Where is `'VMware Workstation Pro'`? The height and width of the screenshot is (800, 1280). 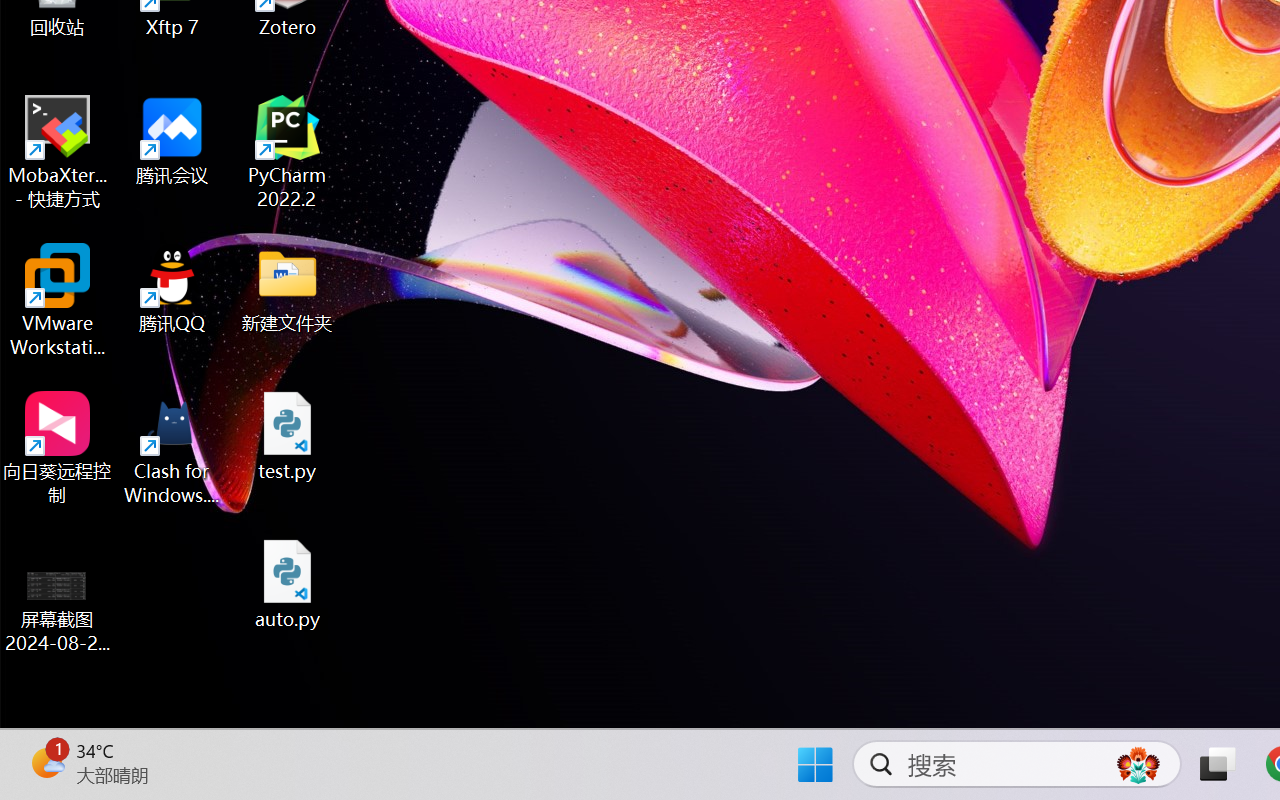 'VMware Workstation Pro' is located at coordinates (57, 300).